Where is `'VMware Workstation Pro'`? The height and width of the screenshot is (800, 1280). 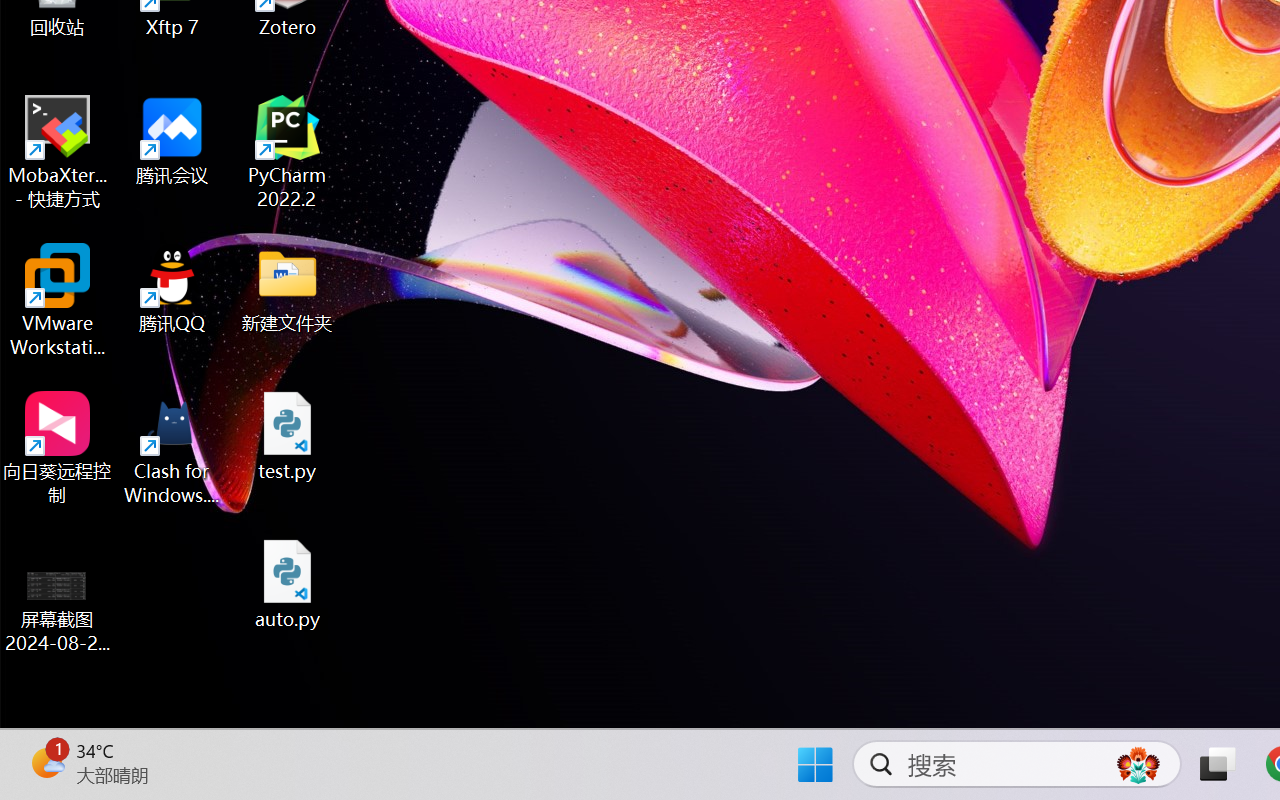 'VMware Workstation Pro' is located at coordinates (57, 300).